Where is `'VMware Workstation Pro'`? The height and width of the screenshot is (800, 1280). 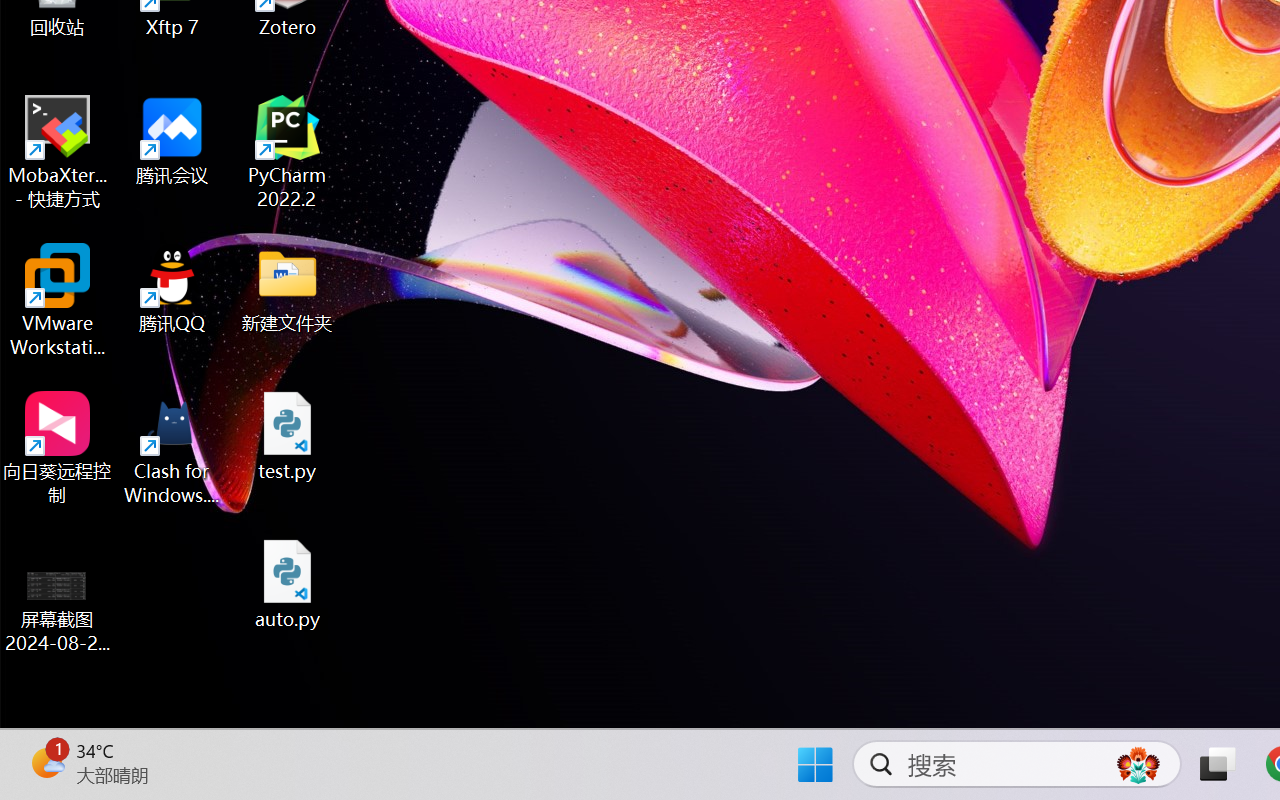 'VMware Workstation Pro' is located at coordinates (57, 300).